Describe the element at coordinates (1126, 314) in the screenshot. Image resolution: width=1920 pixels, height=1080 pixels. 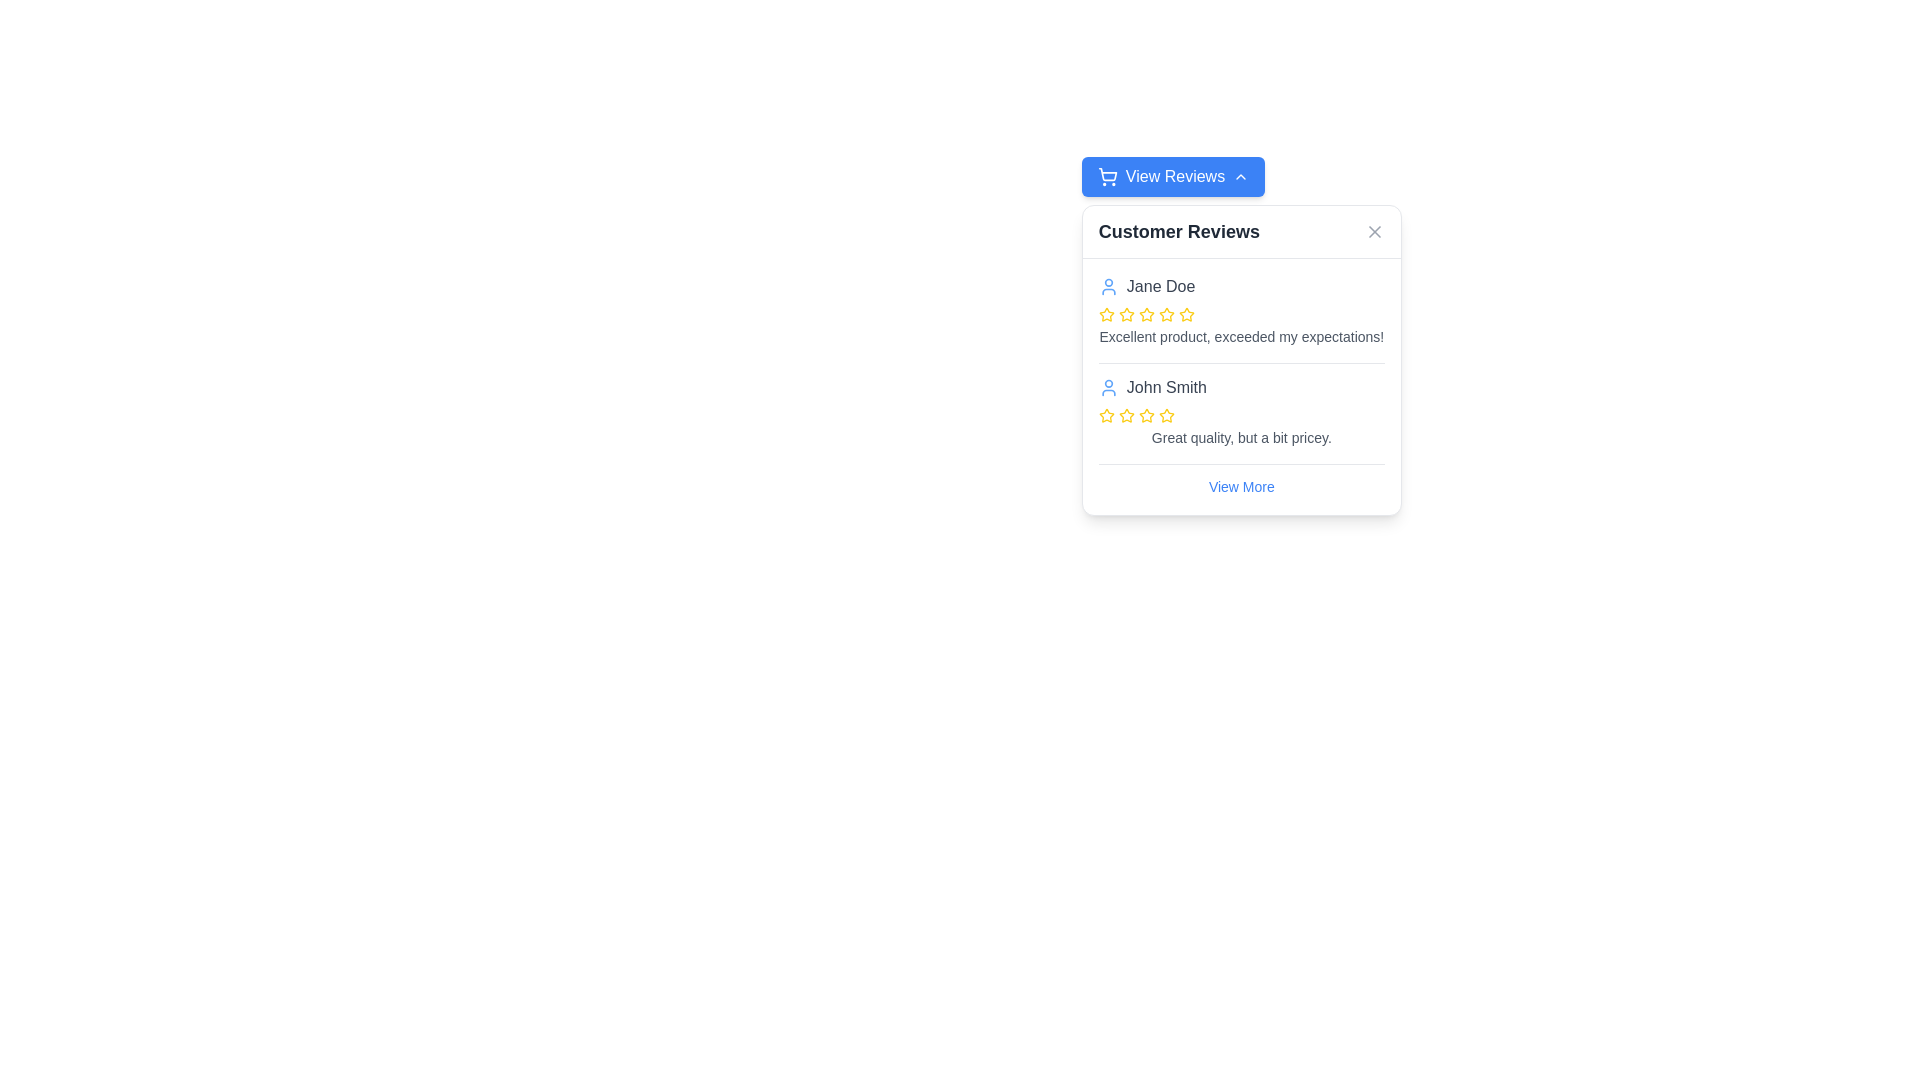
I see `the rating assigned through the first yellow star icon in the five-star rating section linked to the user review by 'Jane Doe'` at that location.